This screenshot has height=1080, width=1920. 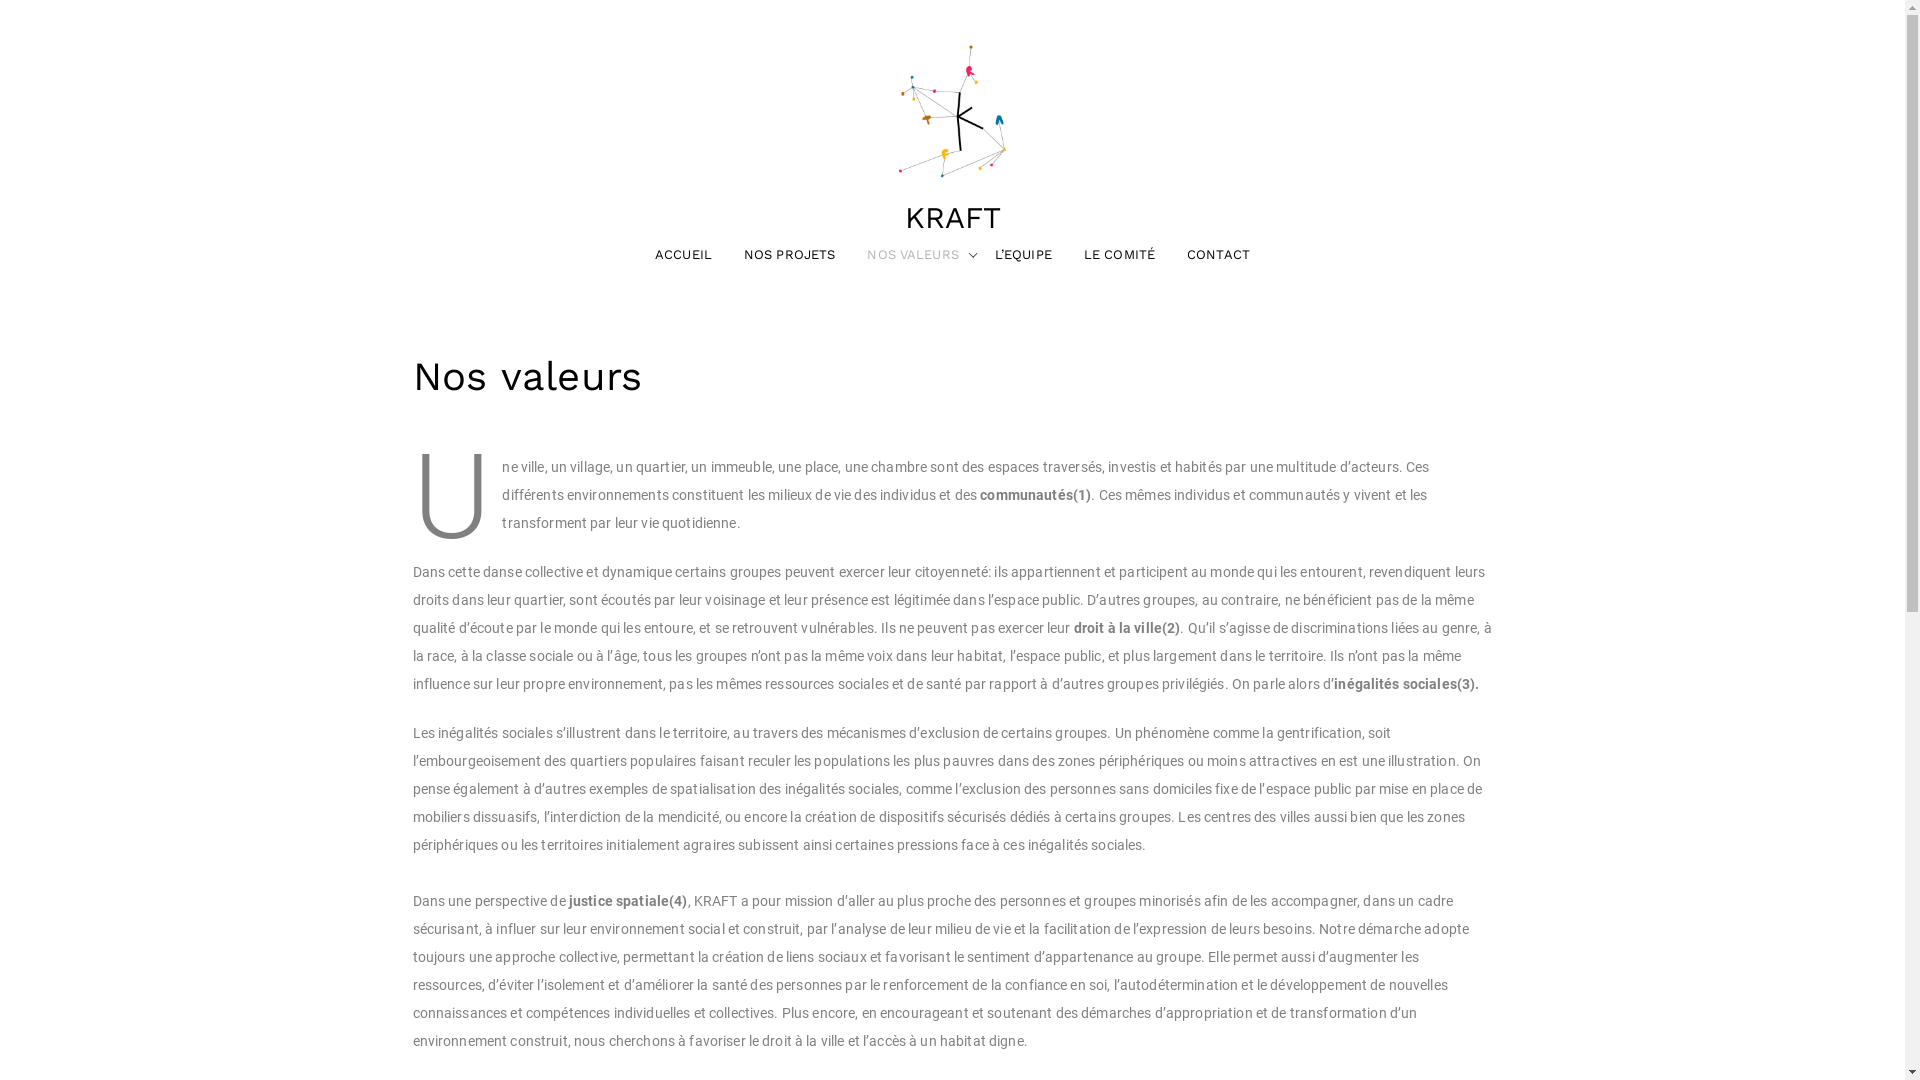 What do you see at coordinates (727, 253) in the screenshot?
I see `'NOS PROJETS'` at bounding box center [727, 253].